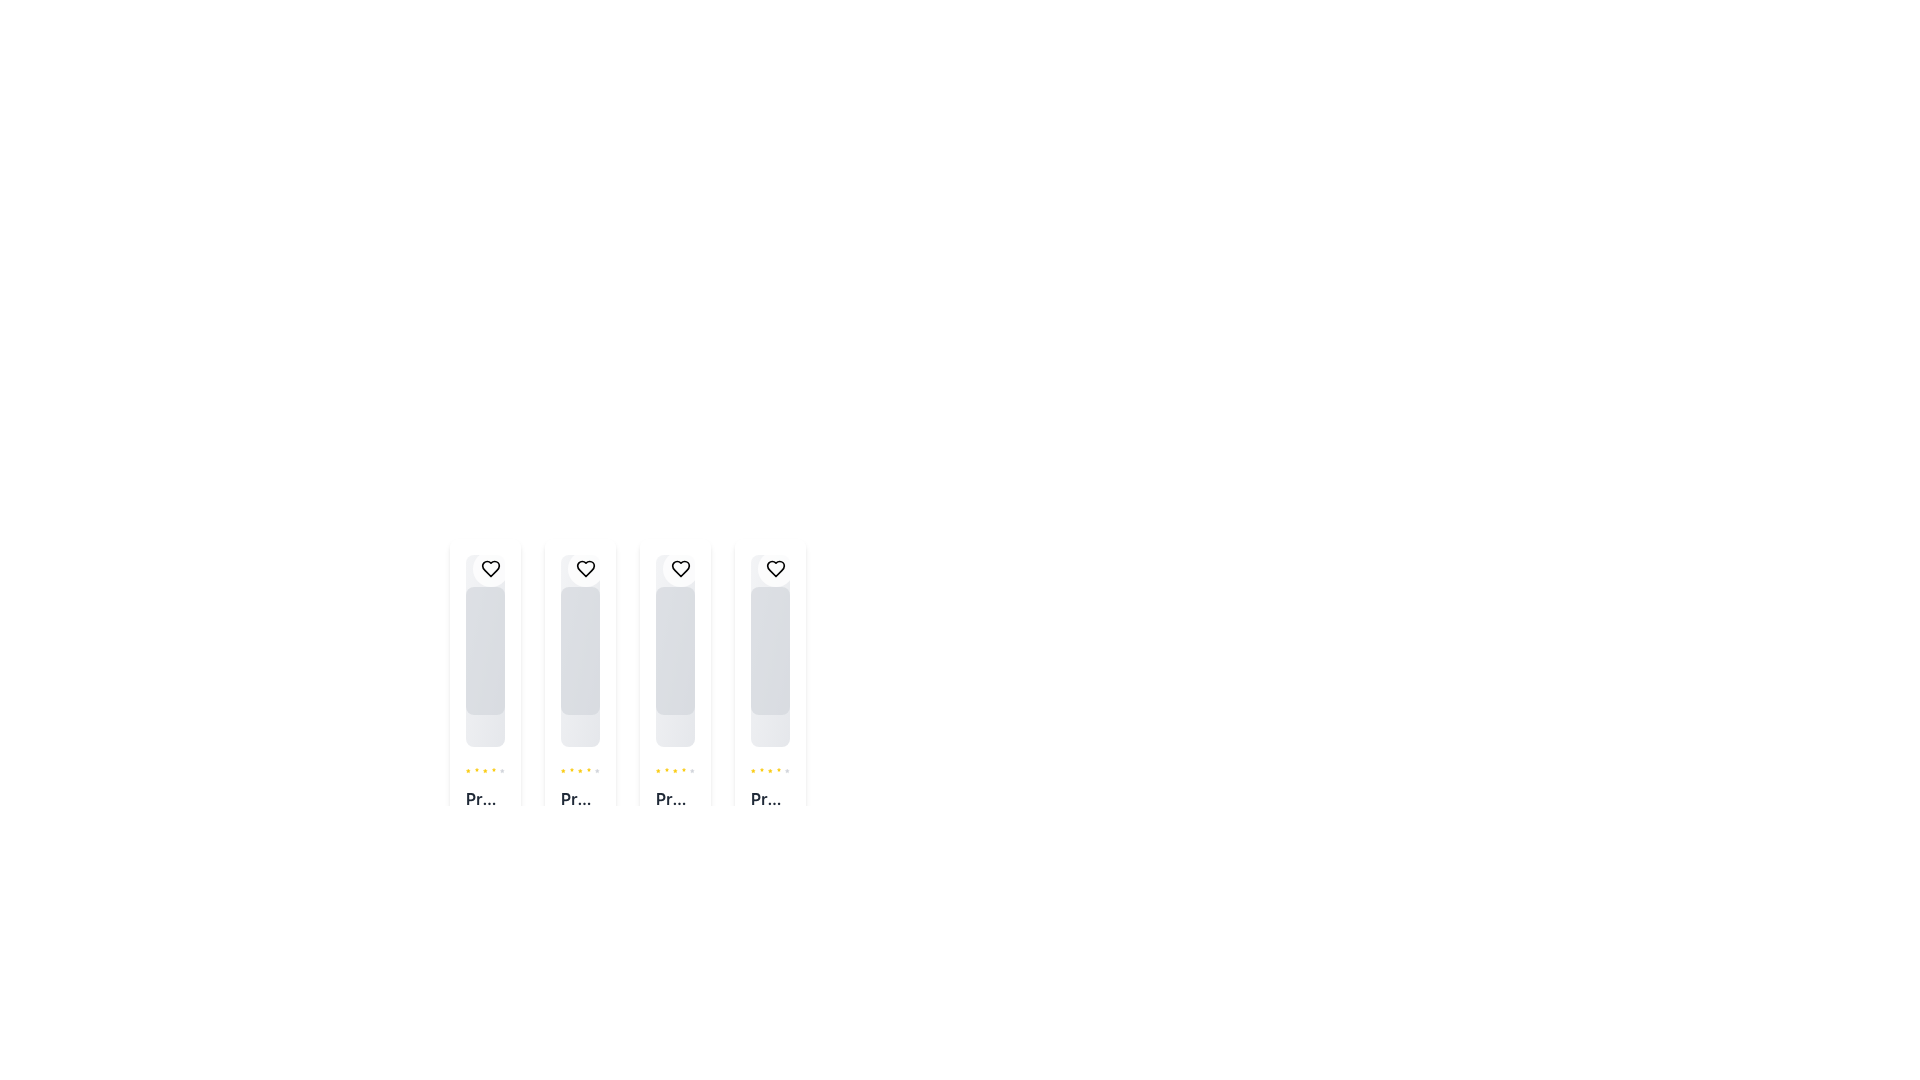 This screenshot has height=1080, width=1920. What do you see at coordinates (675, 797) in the screenshot?
I see `the third 'Product Name' text label, which is styled in semibold dark gray and may truncate if too long, located at the bottom of the product tile` at bounding box center [675, 797].